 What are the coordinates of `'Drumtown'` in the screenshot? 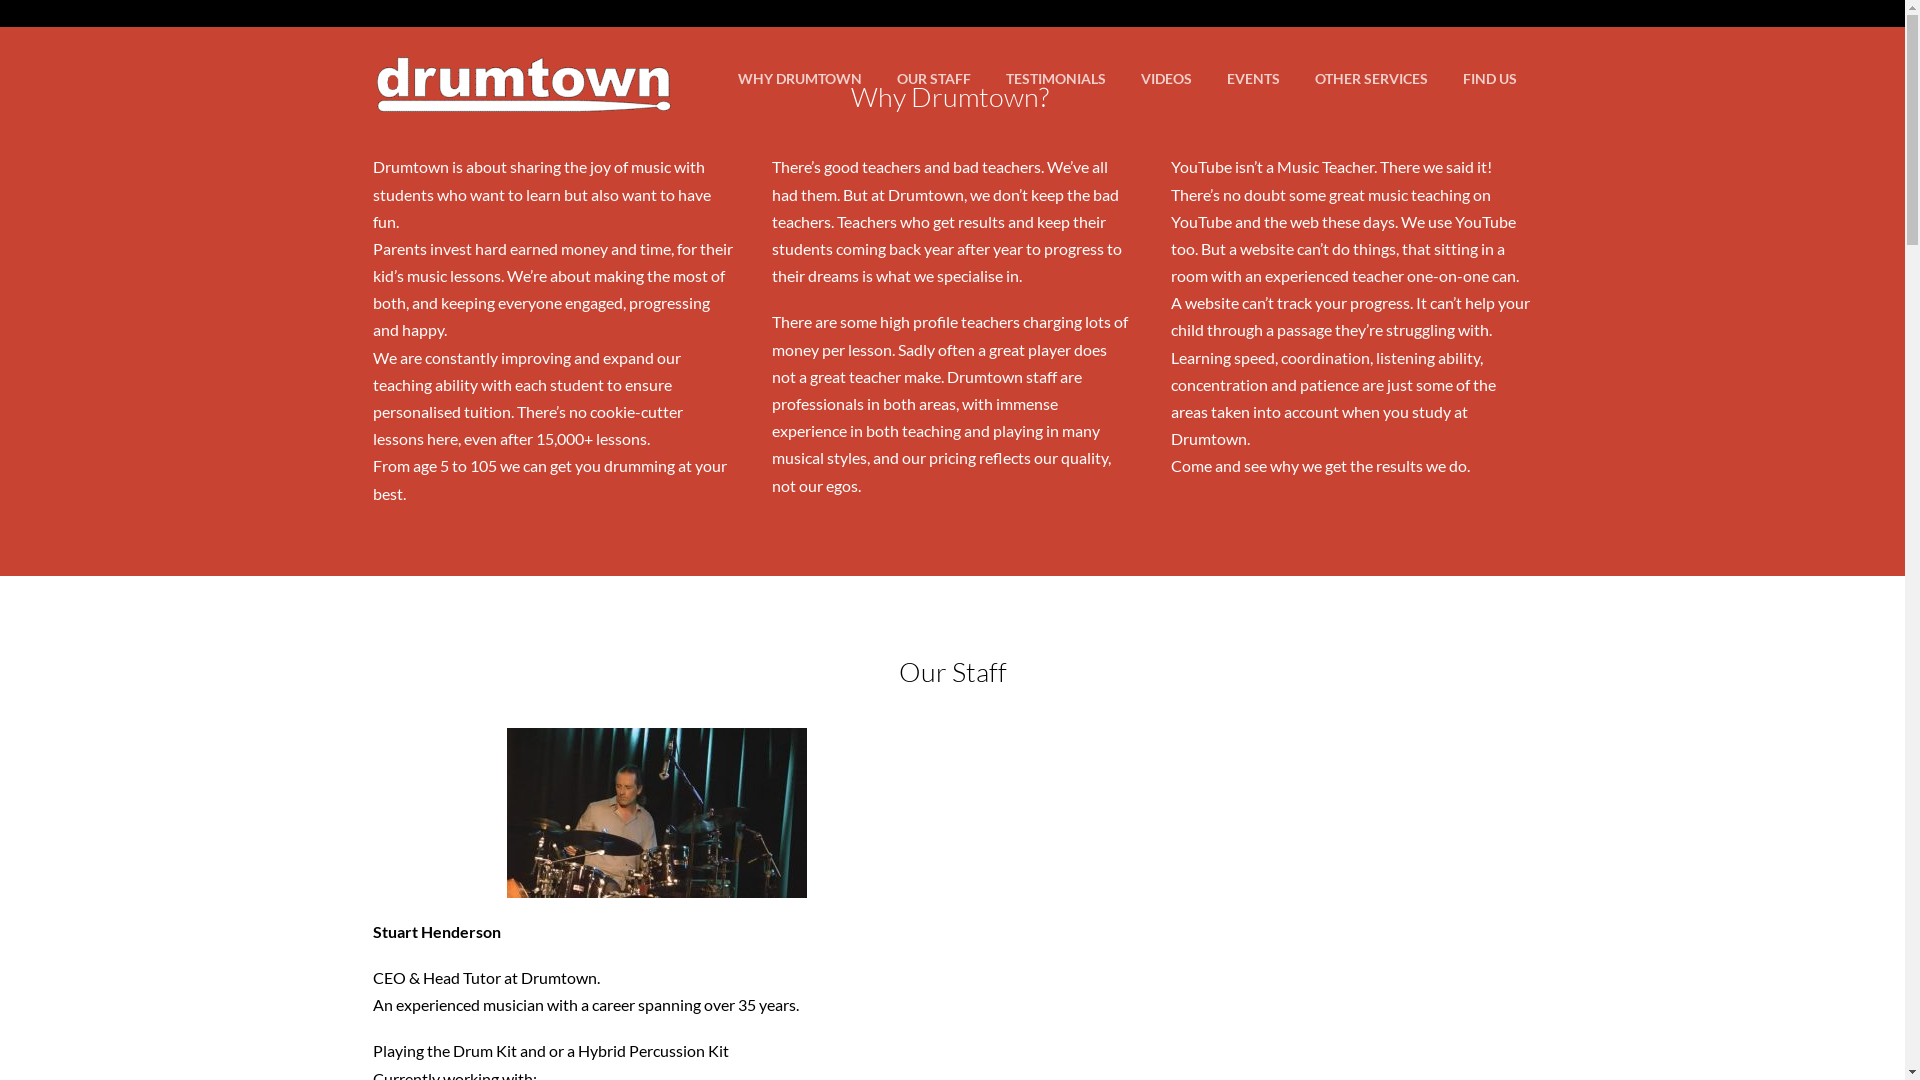 It's located at (522, 102).